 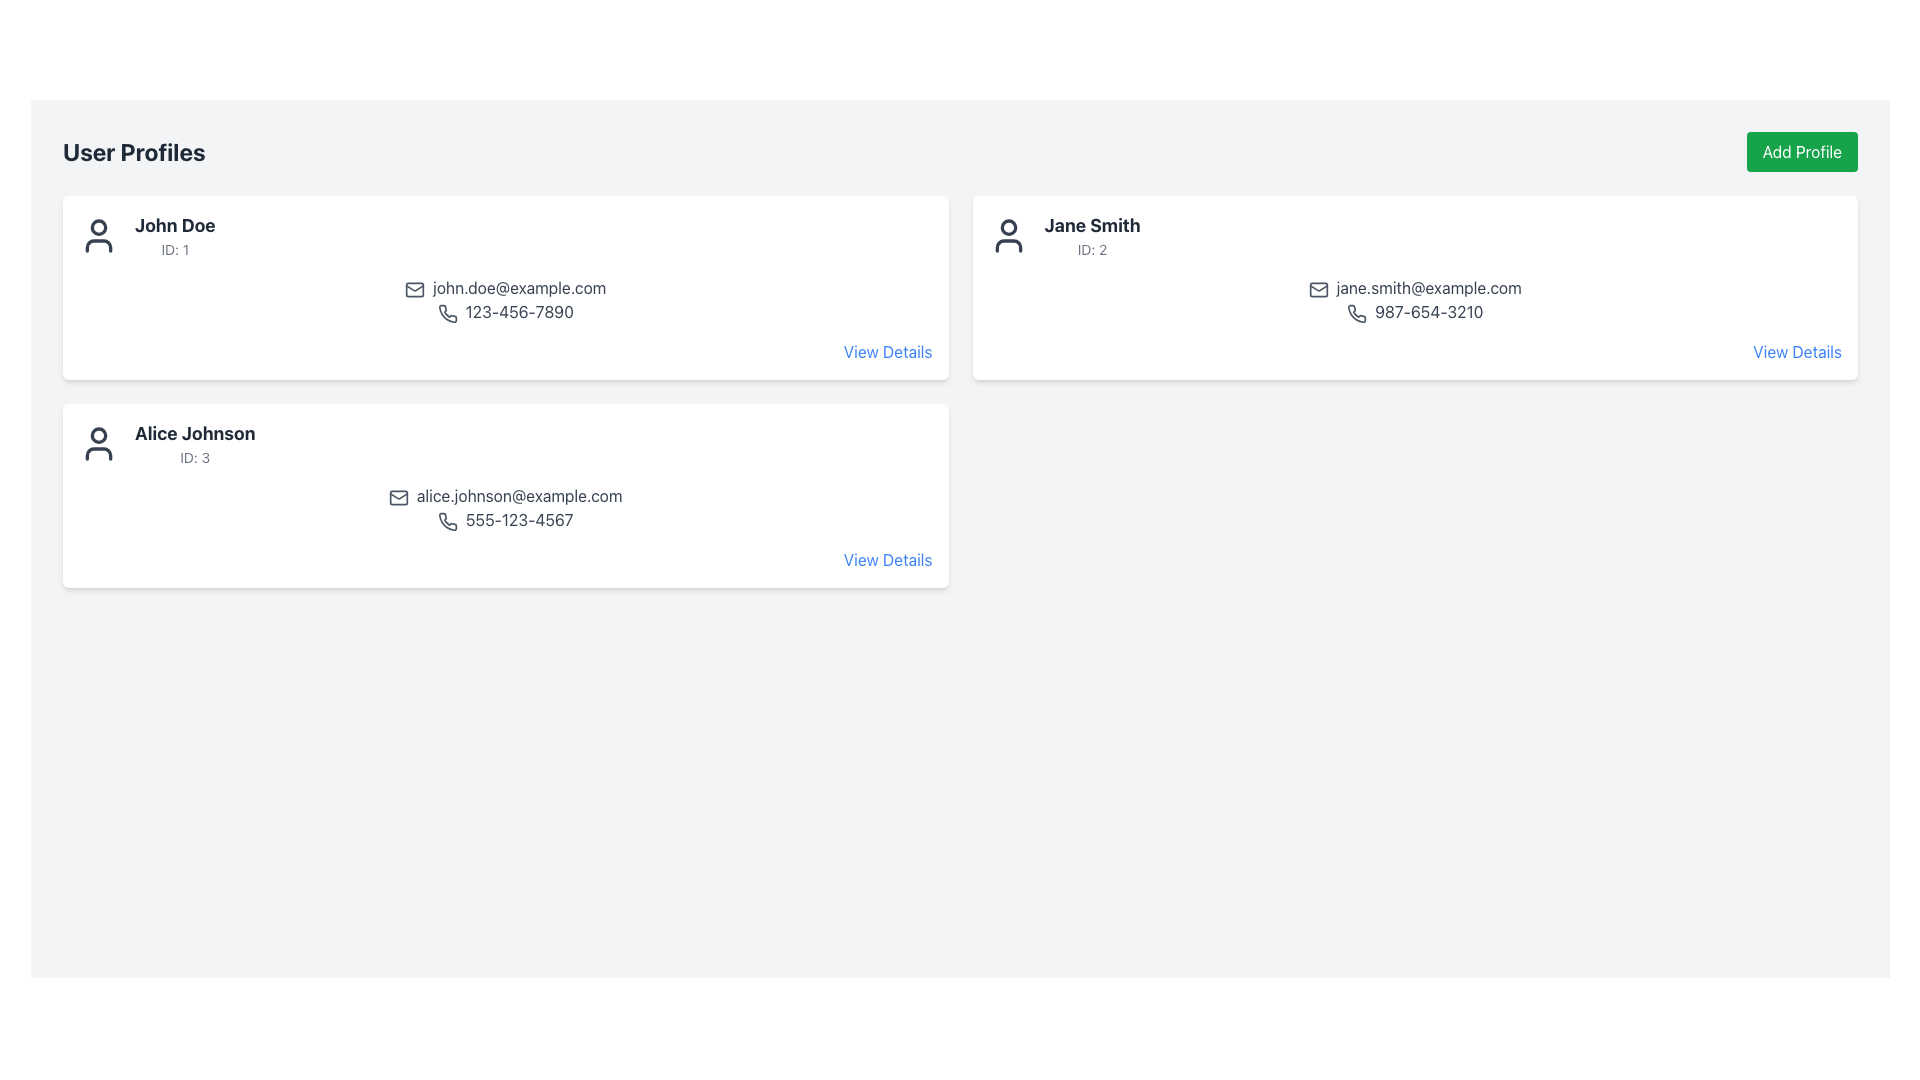 I want to click on name 'Jane Smith' and ID 'ID: 2' displayed in bold, large, dark gray text on the user profile information card, located at the top left corner of the card, so click(x=1091, y=234).